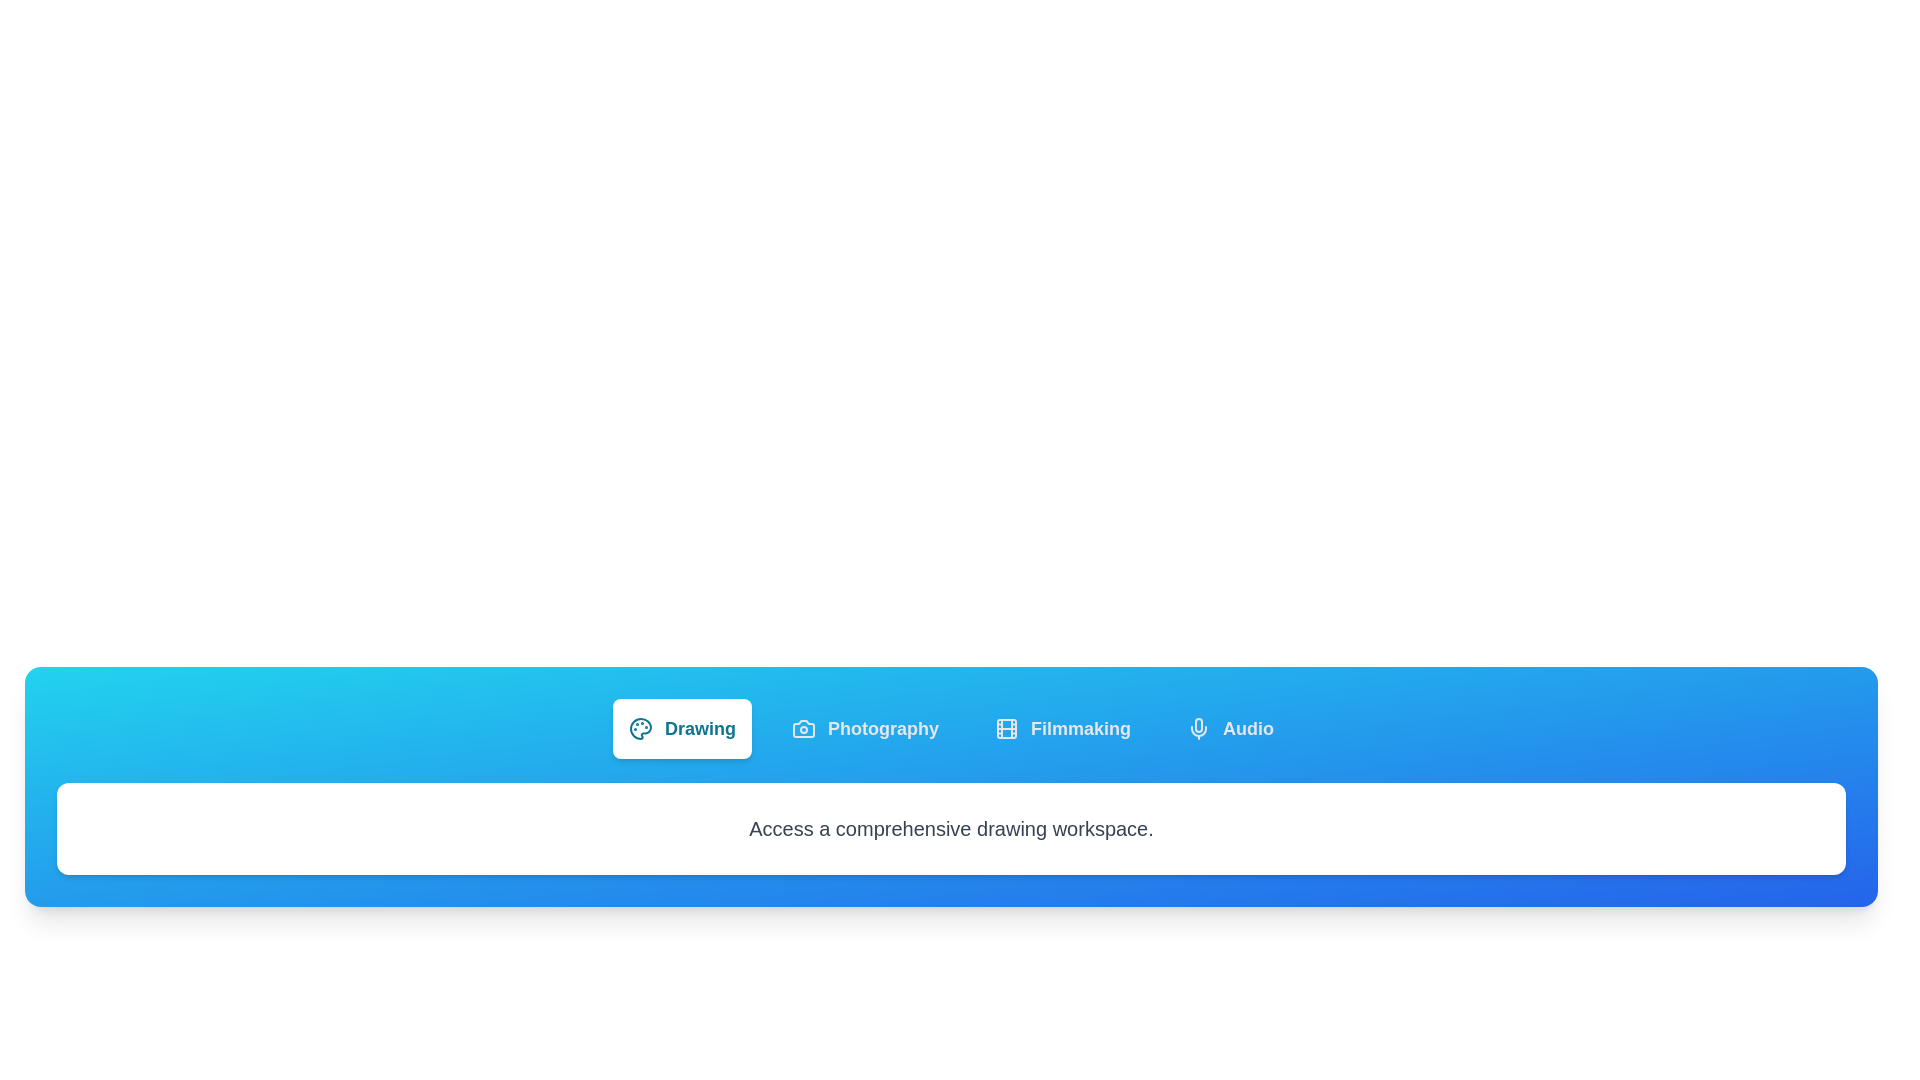  What do you see at coordinates (1229, 729) in the screenshot?
I see `the Audio tab` at bounding box center [1229, 729].